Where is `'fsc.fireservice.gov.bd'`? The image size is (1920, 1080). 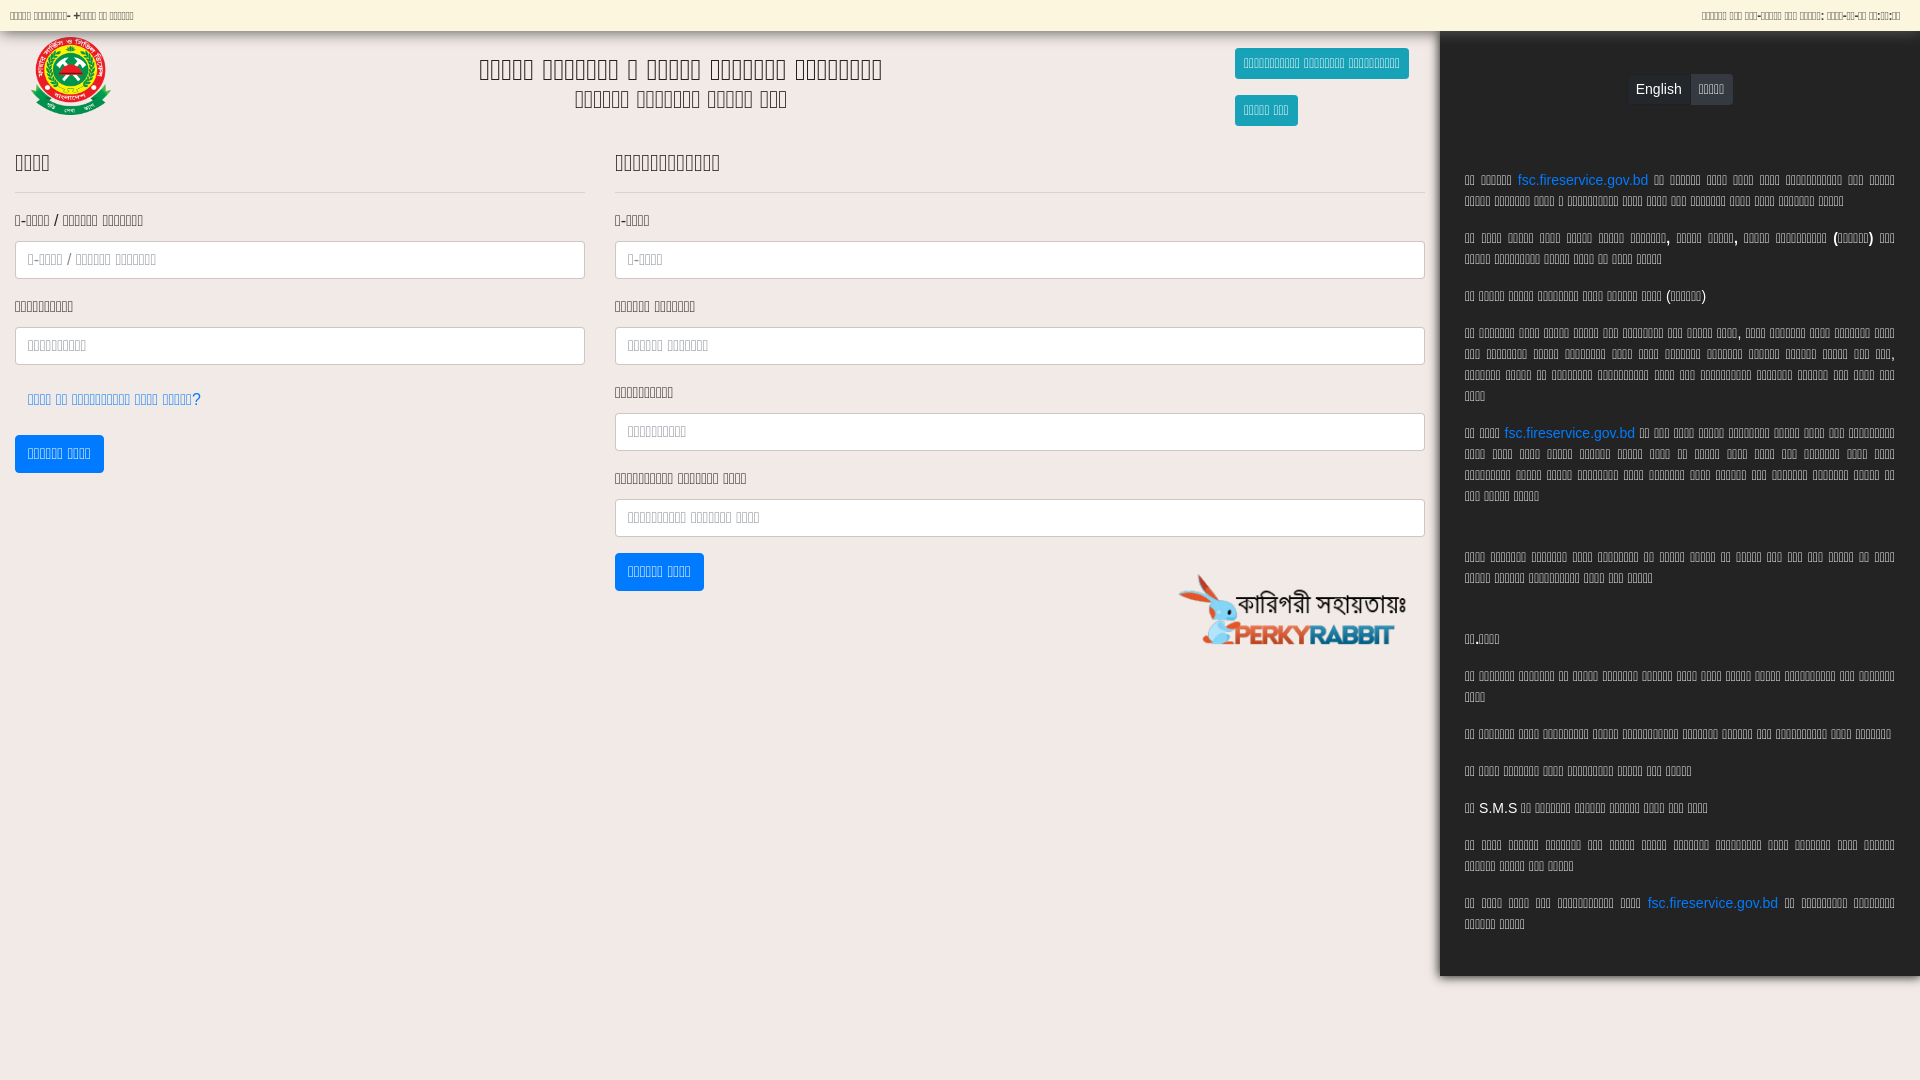 'fsc.fireservice.gov.bd' is located at coordinates (1582, 180).